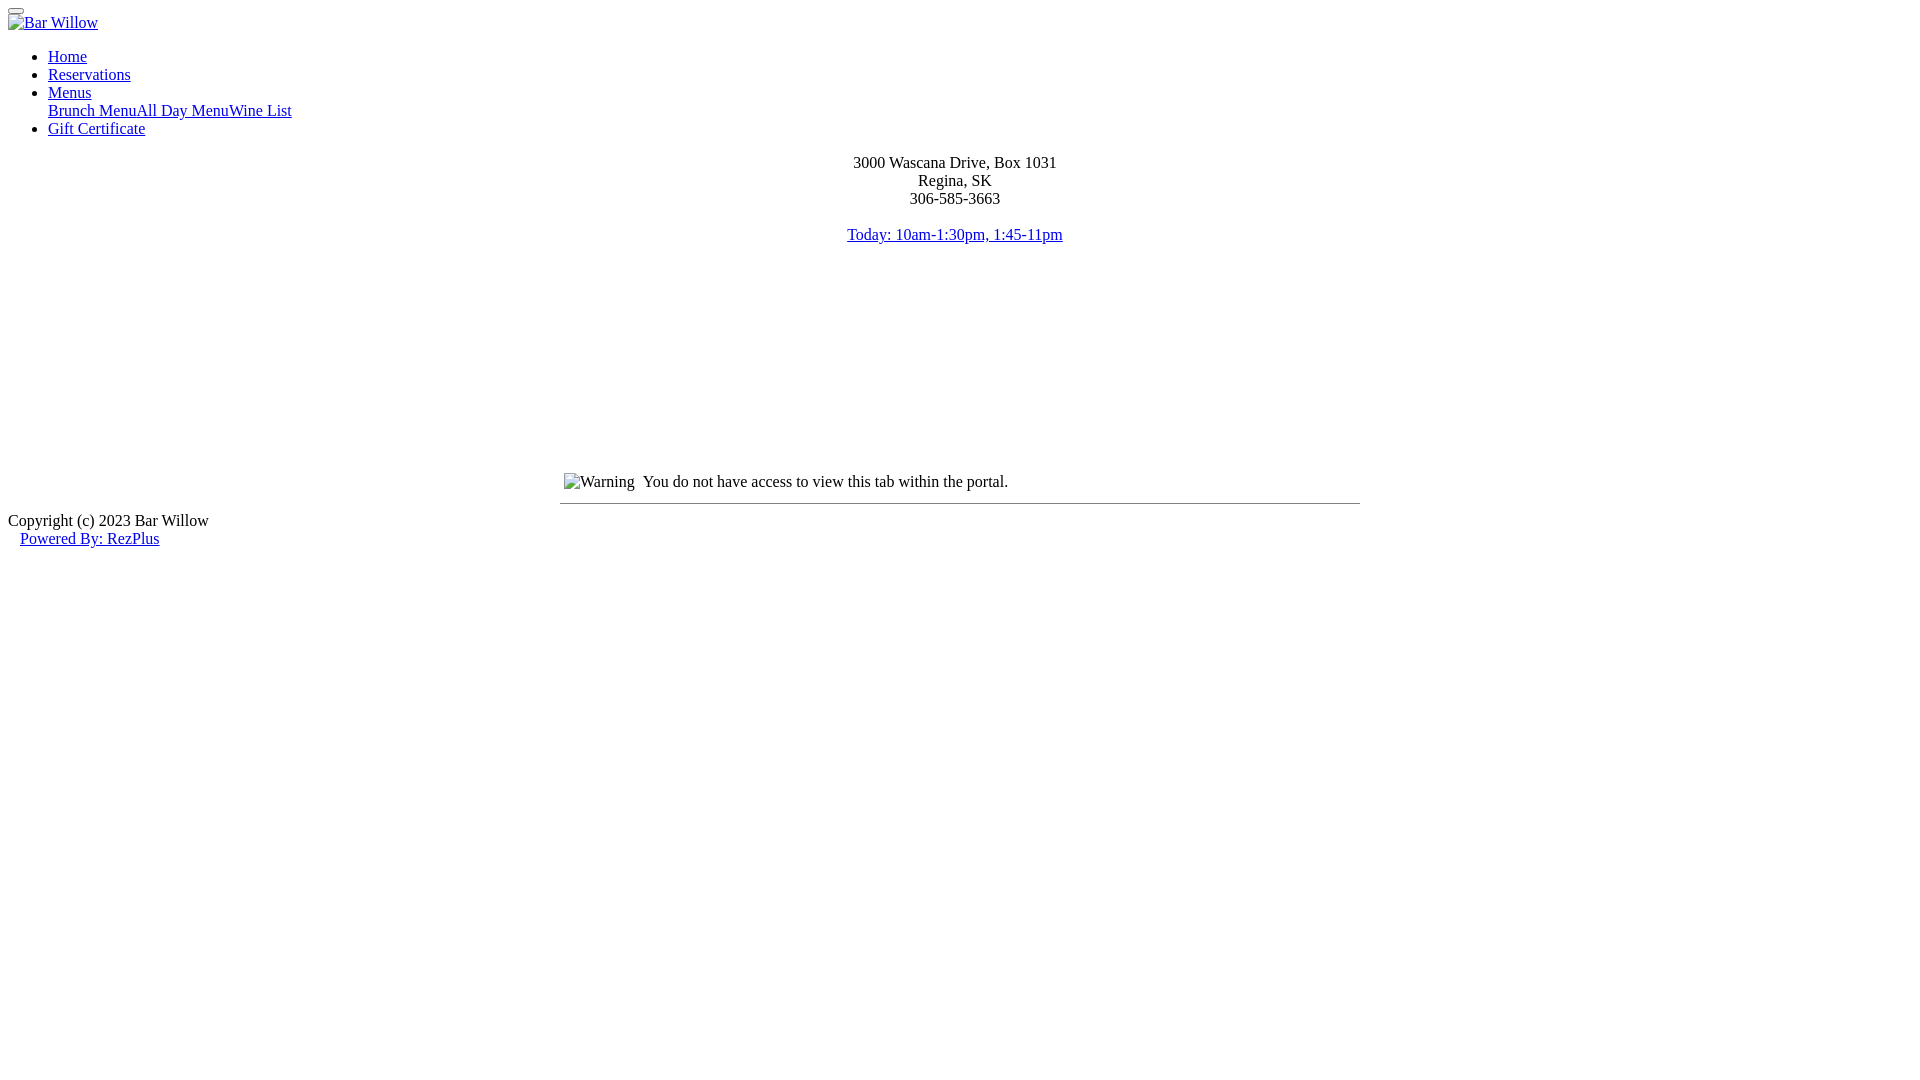 The width and height of the screenshot is (1920, 1080). Describe the element at coordinates (90, 110) in the screenshot. I see `'Brunch Menu'` at that location.